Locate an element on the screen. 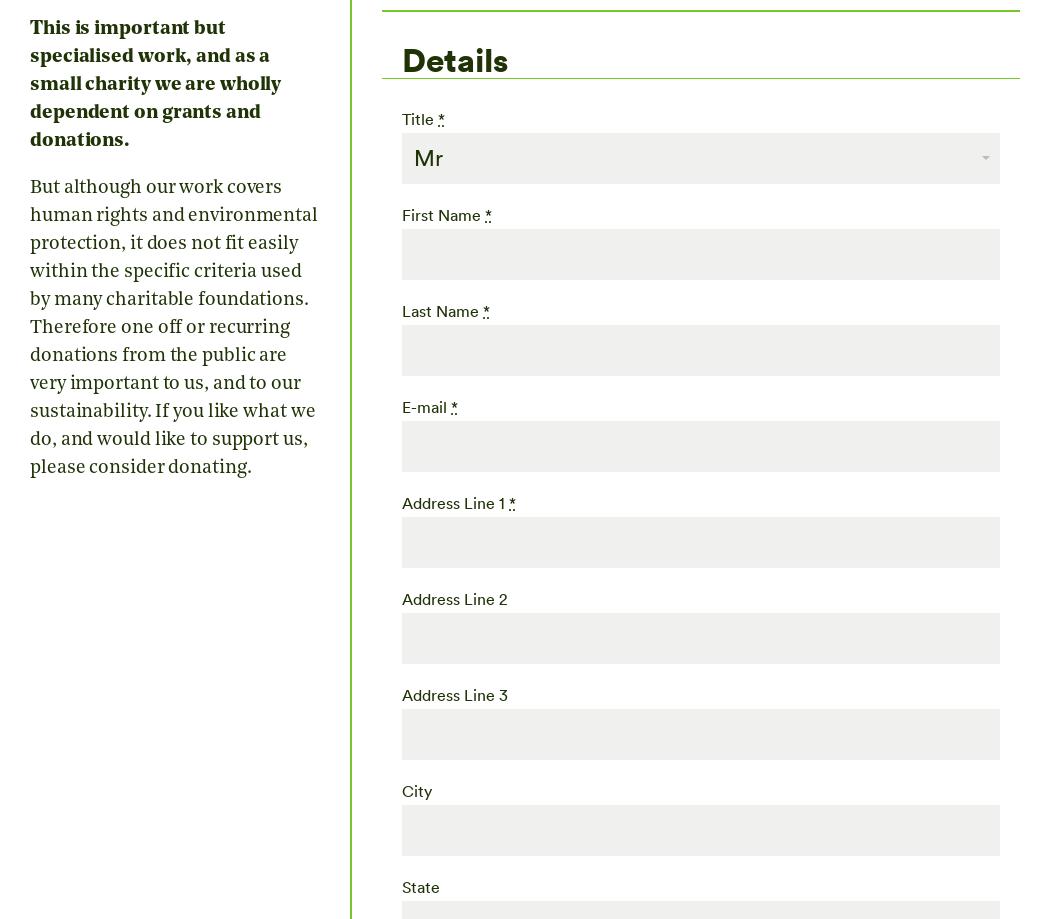  'City' is located at coordinates (415, 789).